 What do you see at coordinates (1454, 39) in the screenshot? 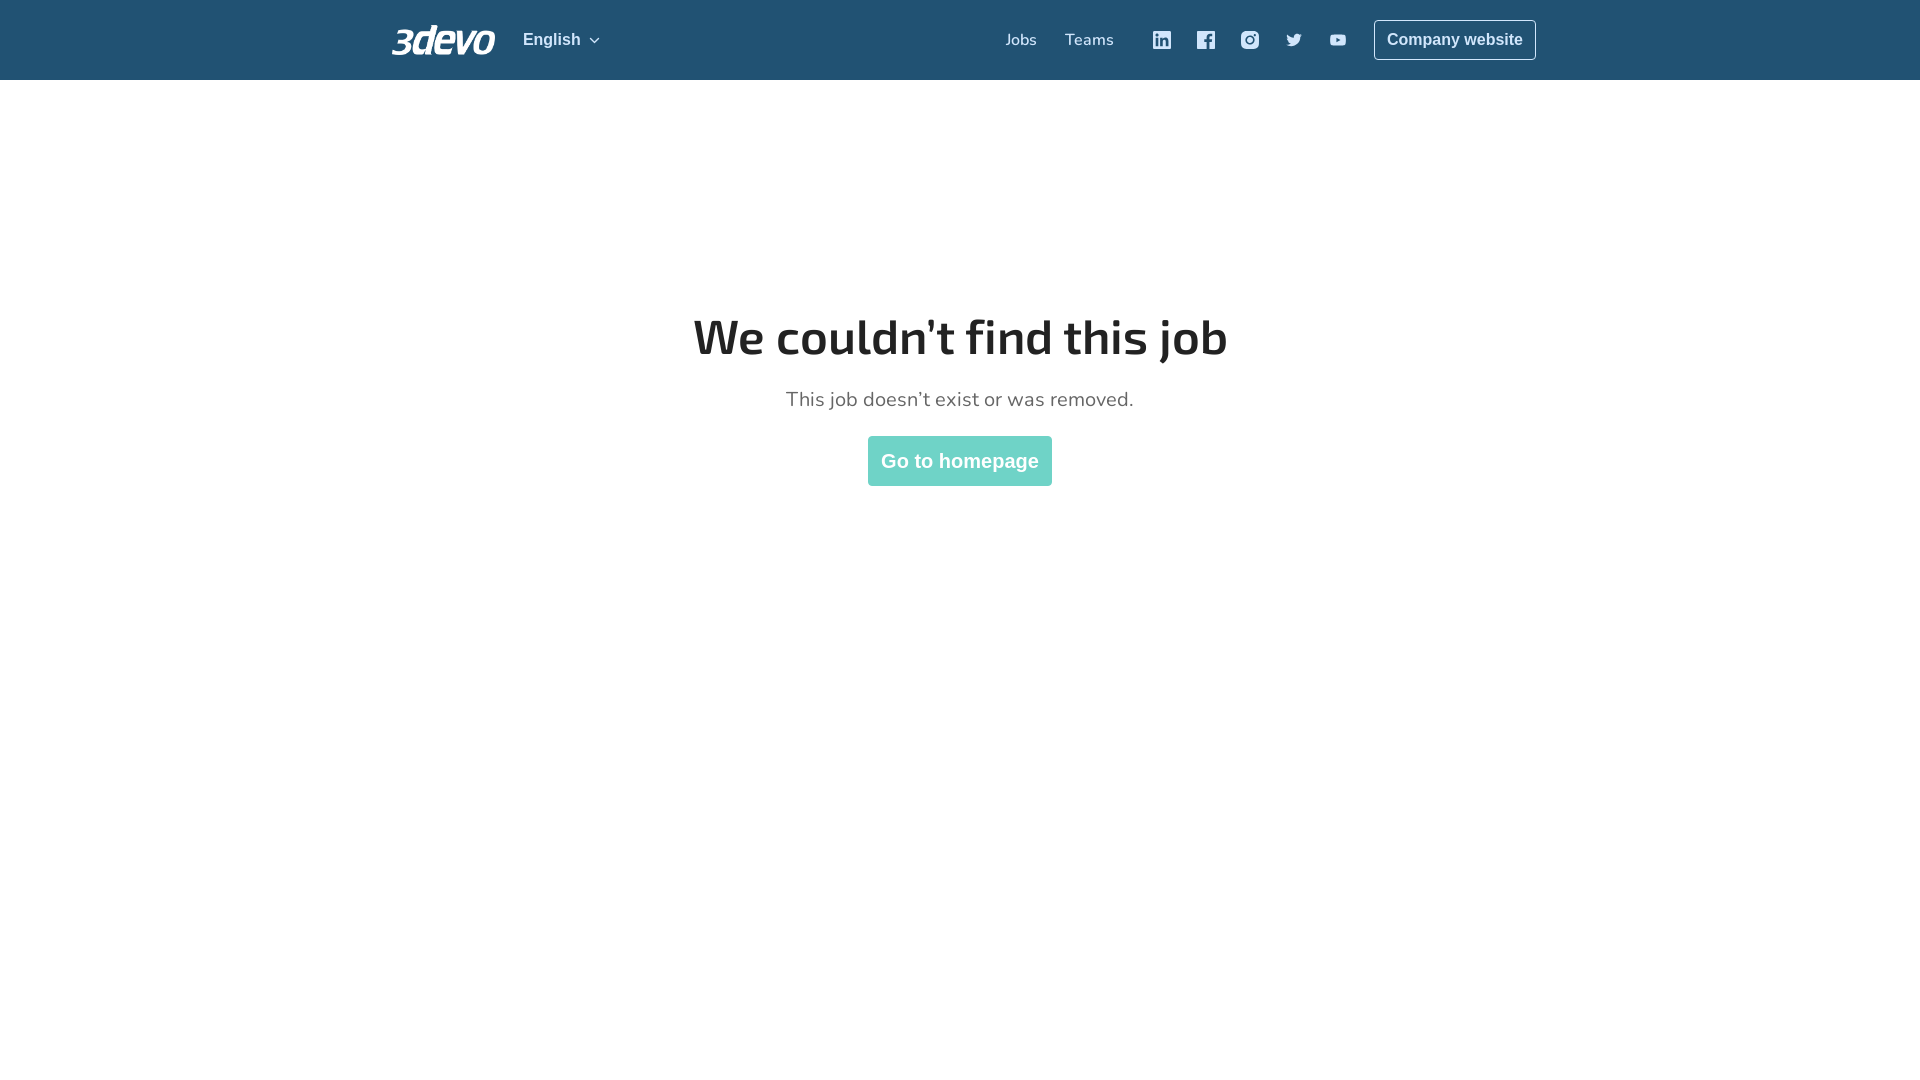
I see `'Company website'` at bounding box center [1454, 39].